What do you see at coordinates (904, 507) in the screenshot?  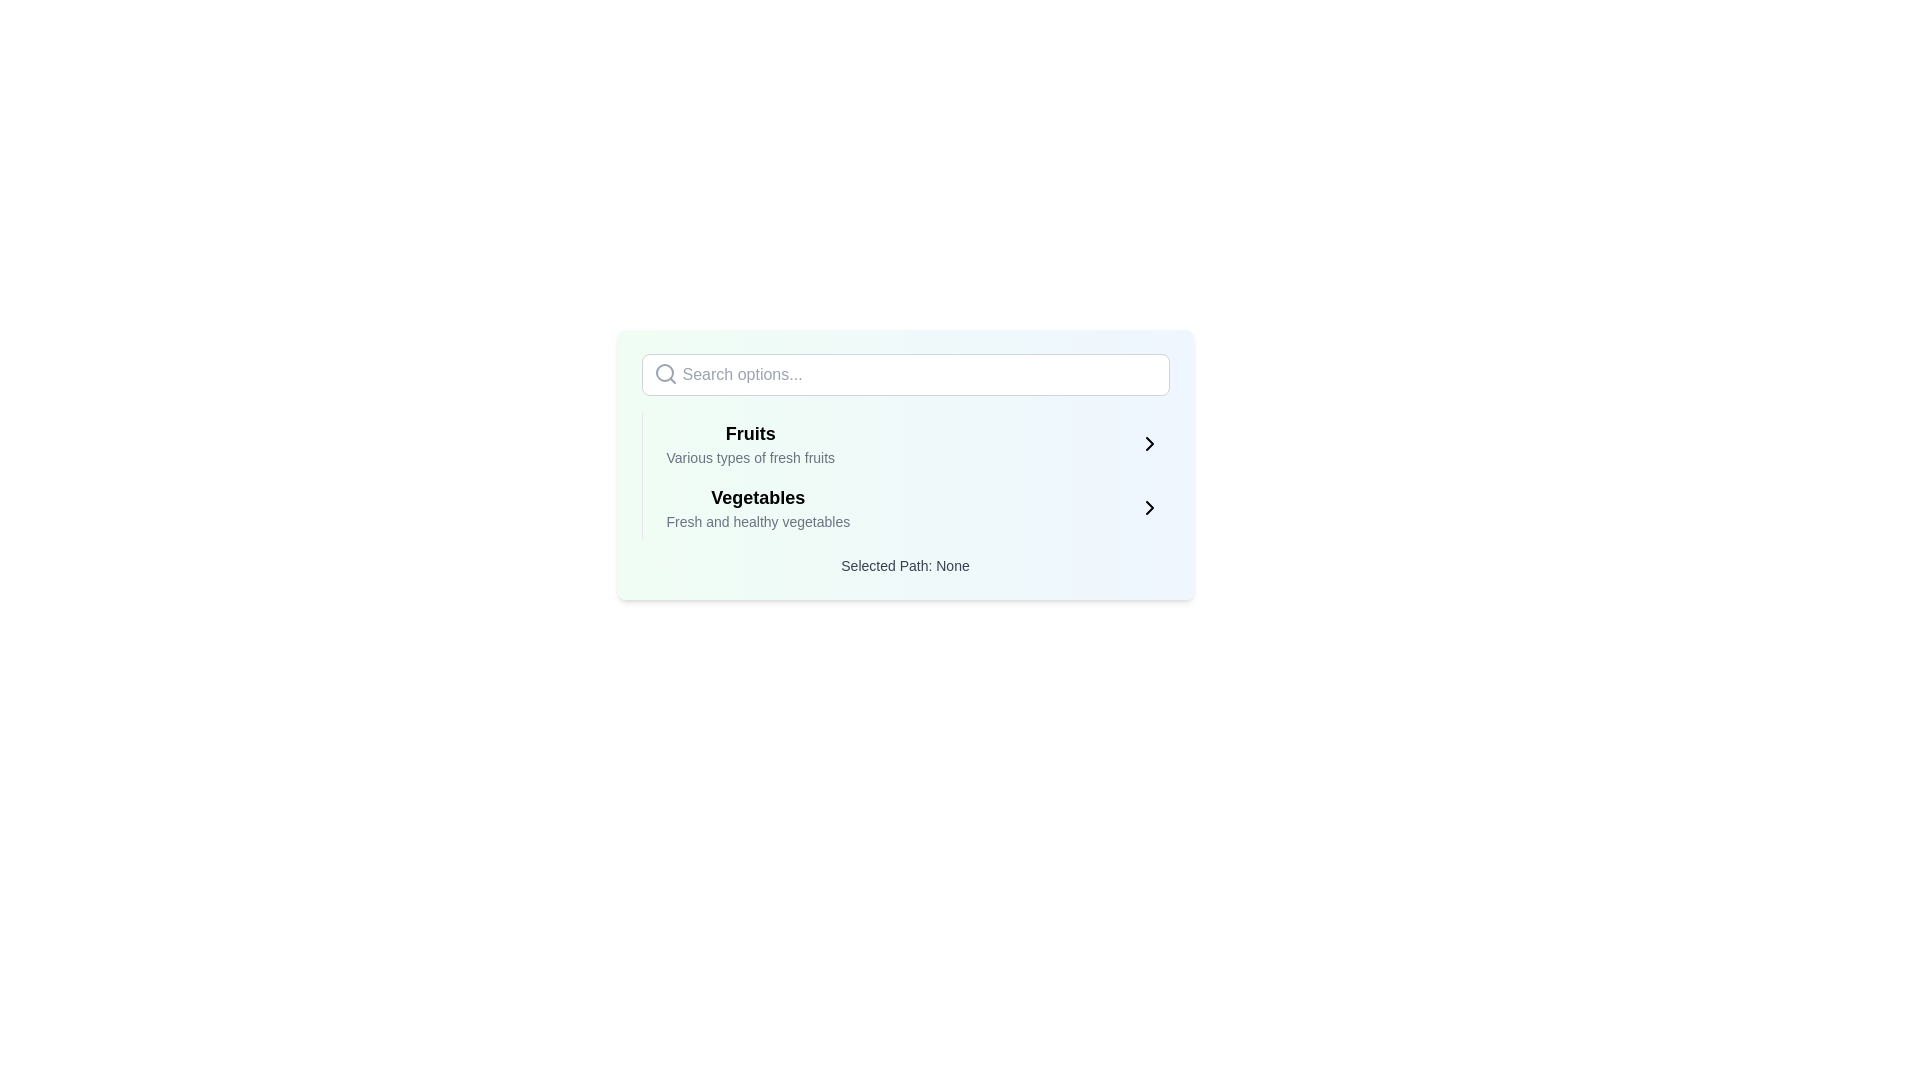 I see `the 'Vegetables' category list item` at bounding box center [904, 507].